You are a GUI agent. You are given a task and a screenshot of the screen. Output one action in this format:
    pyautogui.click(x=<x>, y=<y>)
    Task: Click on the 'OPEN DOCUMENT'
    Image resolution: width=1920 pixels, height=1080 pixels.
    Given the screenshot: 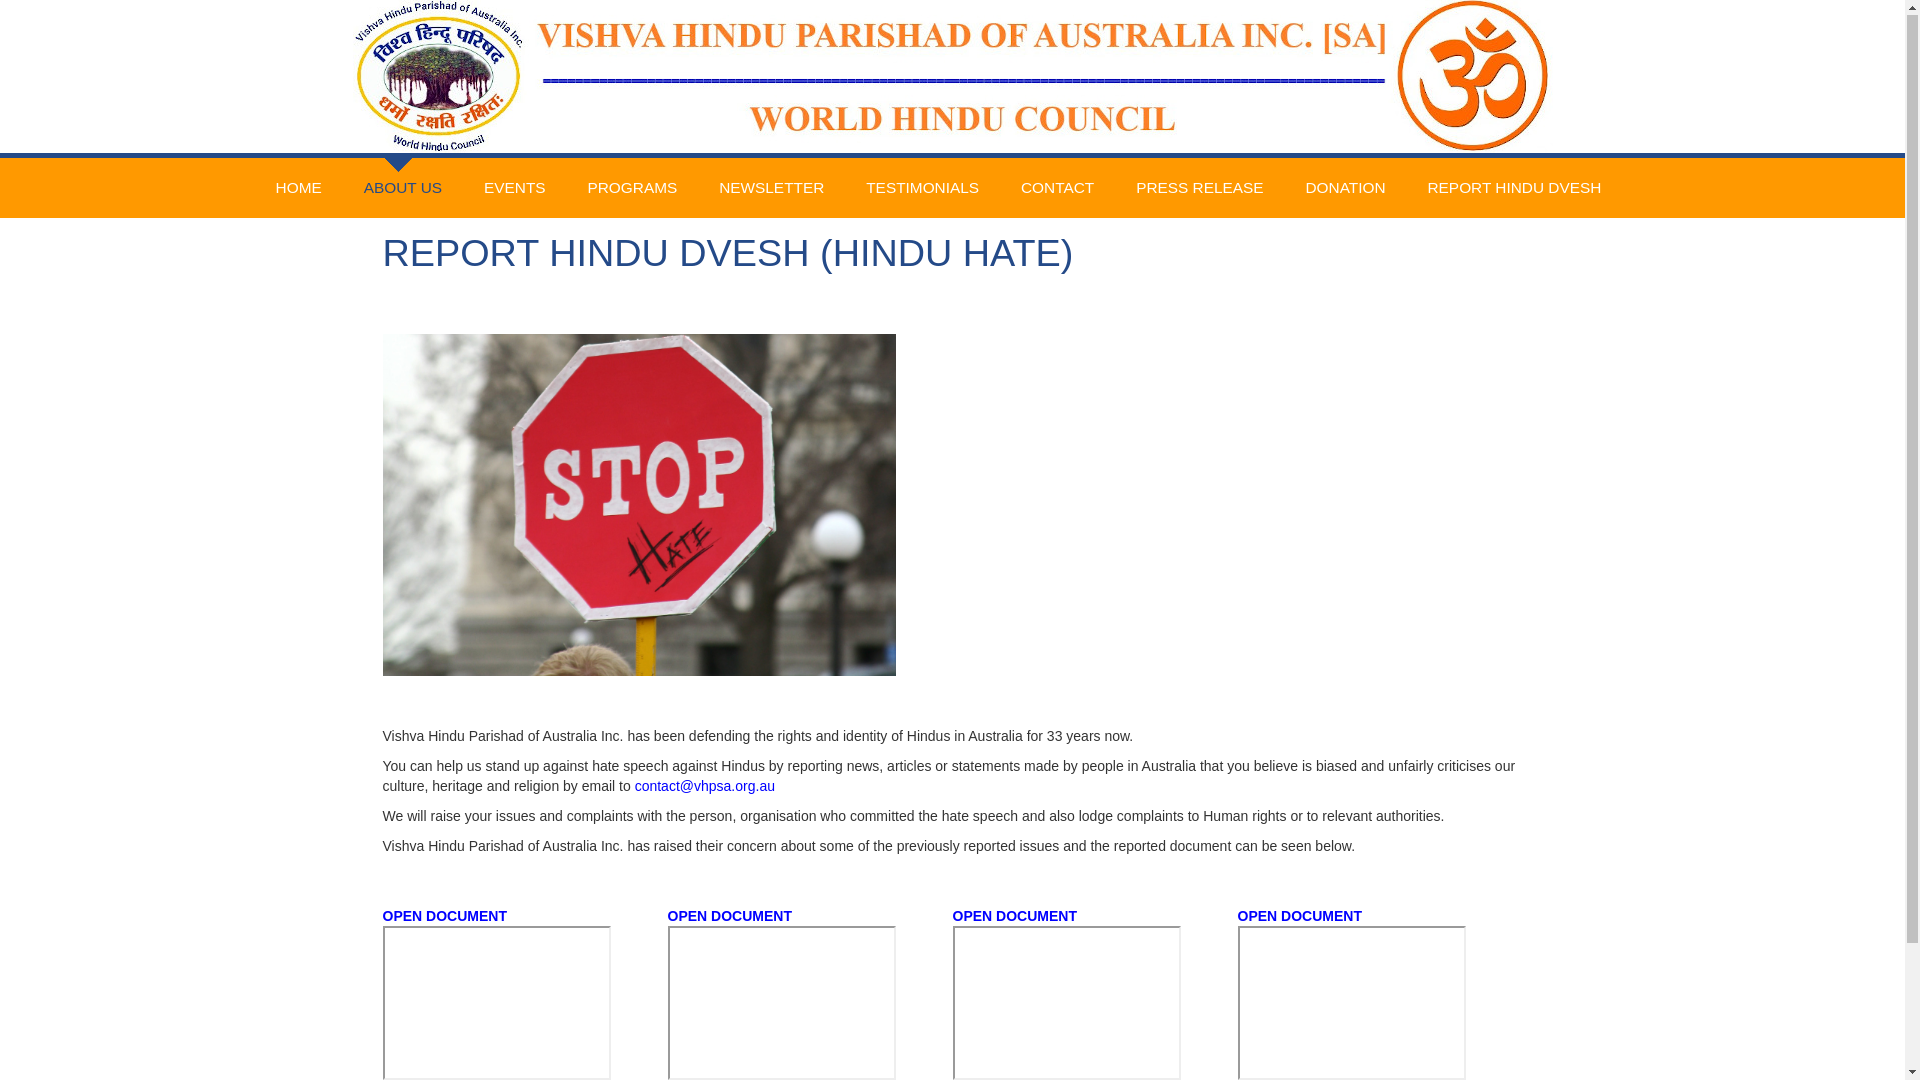 What is the action you would take?
    pyautogui.click(x=443, y=917)
    